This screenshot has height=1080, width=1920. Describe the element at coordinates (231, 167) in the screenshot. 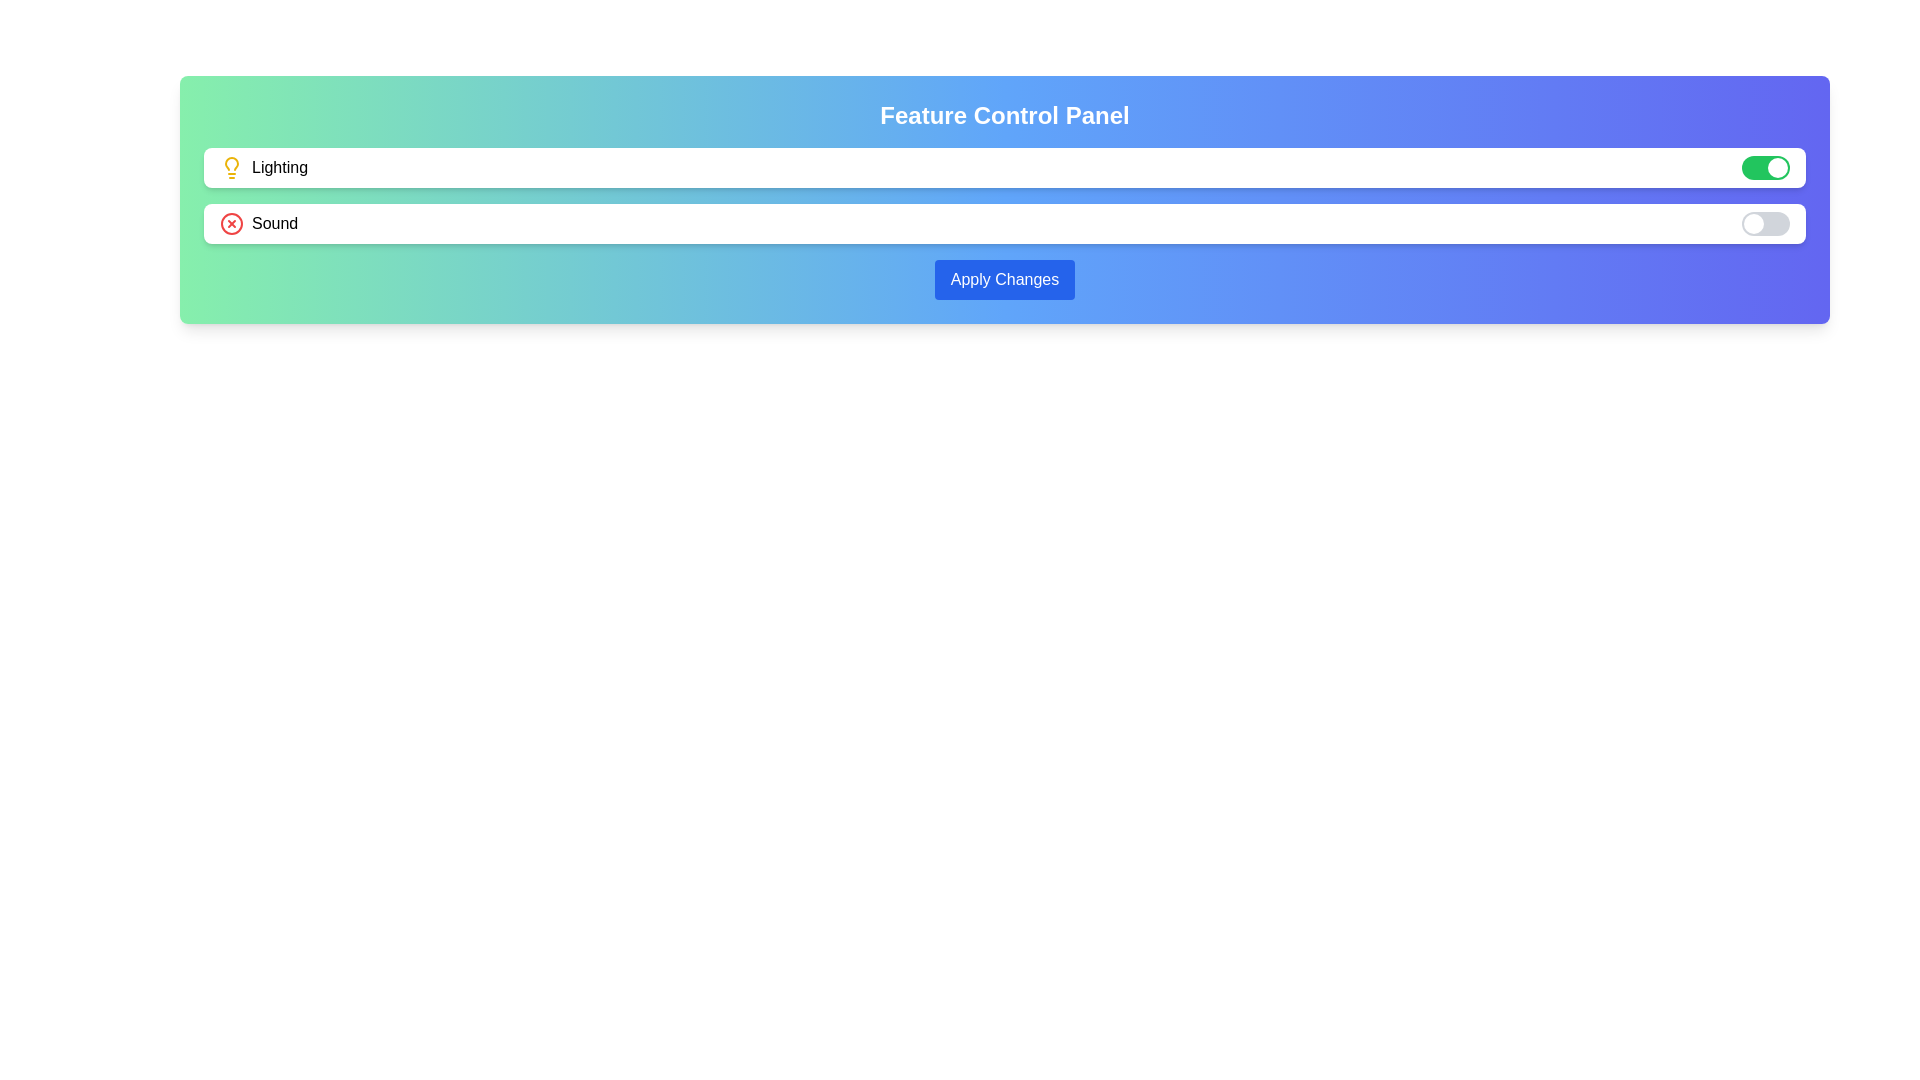

I see `the 'Lighting' icon, which is positioned to the immediate left of the text label 'Lighting' in the first row of the control panel, serving as a visual indicator for lighting functionalities` at that location.